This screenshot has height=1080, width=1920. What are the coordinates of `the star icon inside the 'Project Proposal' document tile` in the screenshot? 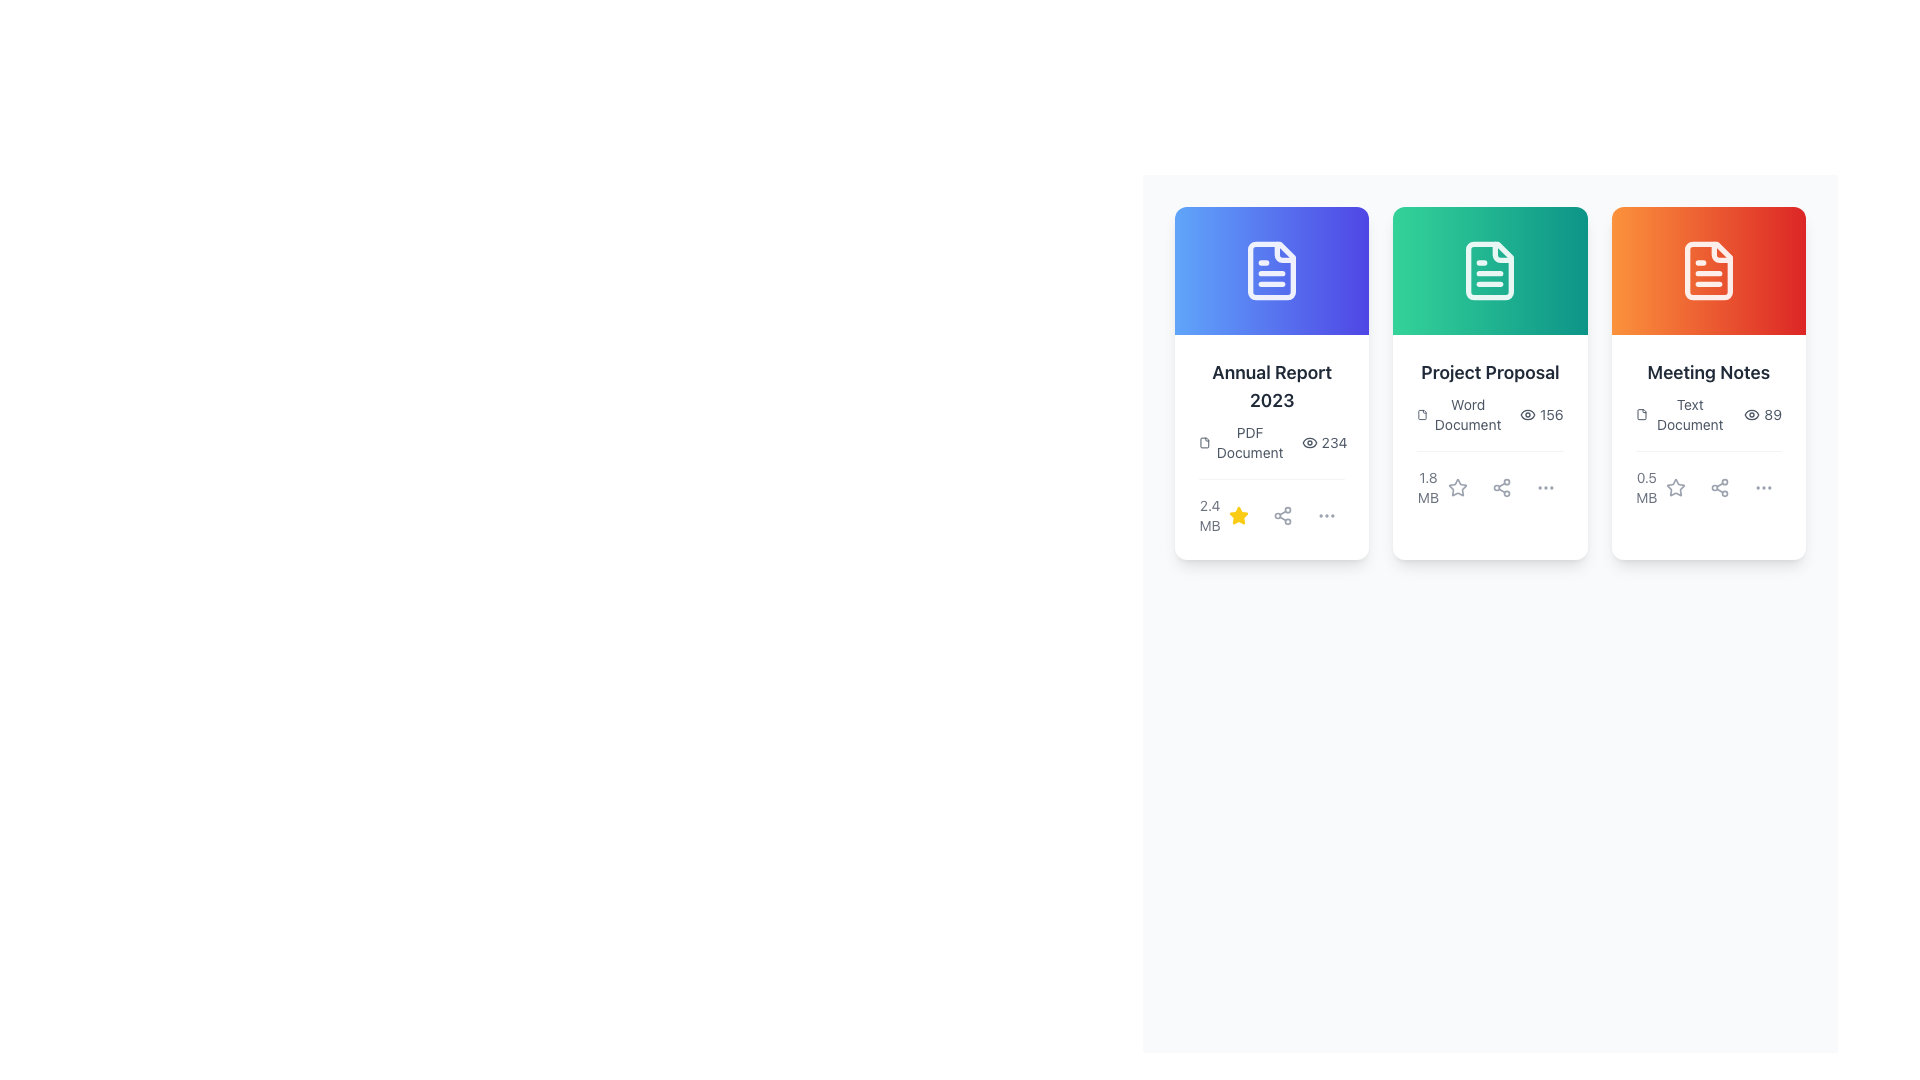 It's located at (1457, 488).